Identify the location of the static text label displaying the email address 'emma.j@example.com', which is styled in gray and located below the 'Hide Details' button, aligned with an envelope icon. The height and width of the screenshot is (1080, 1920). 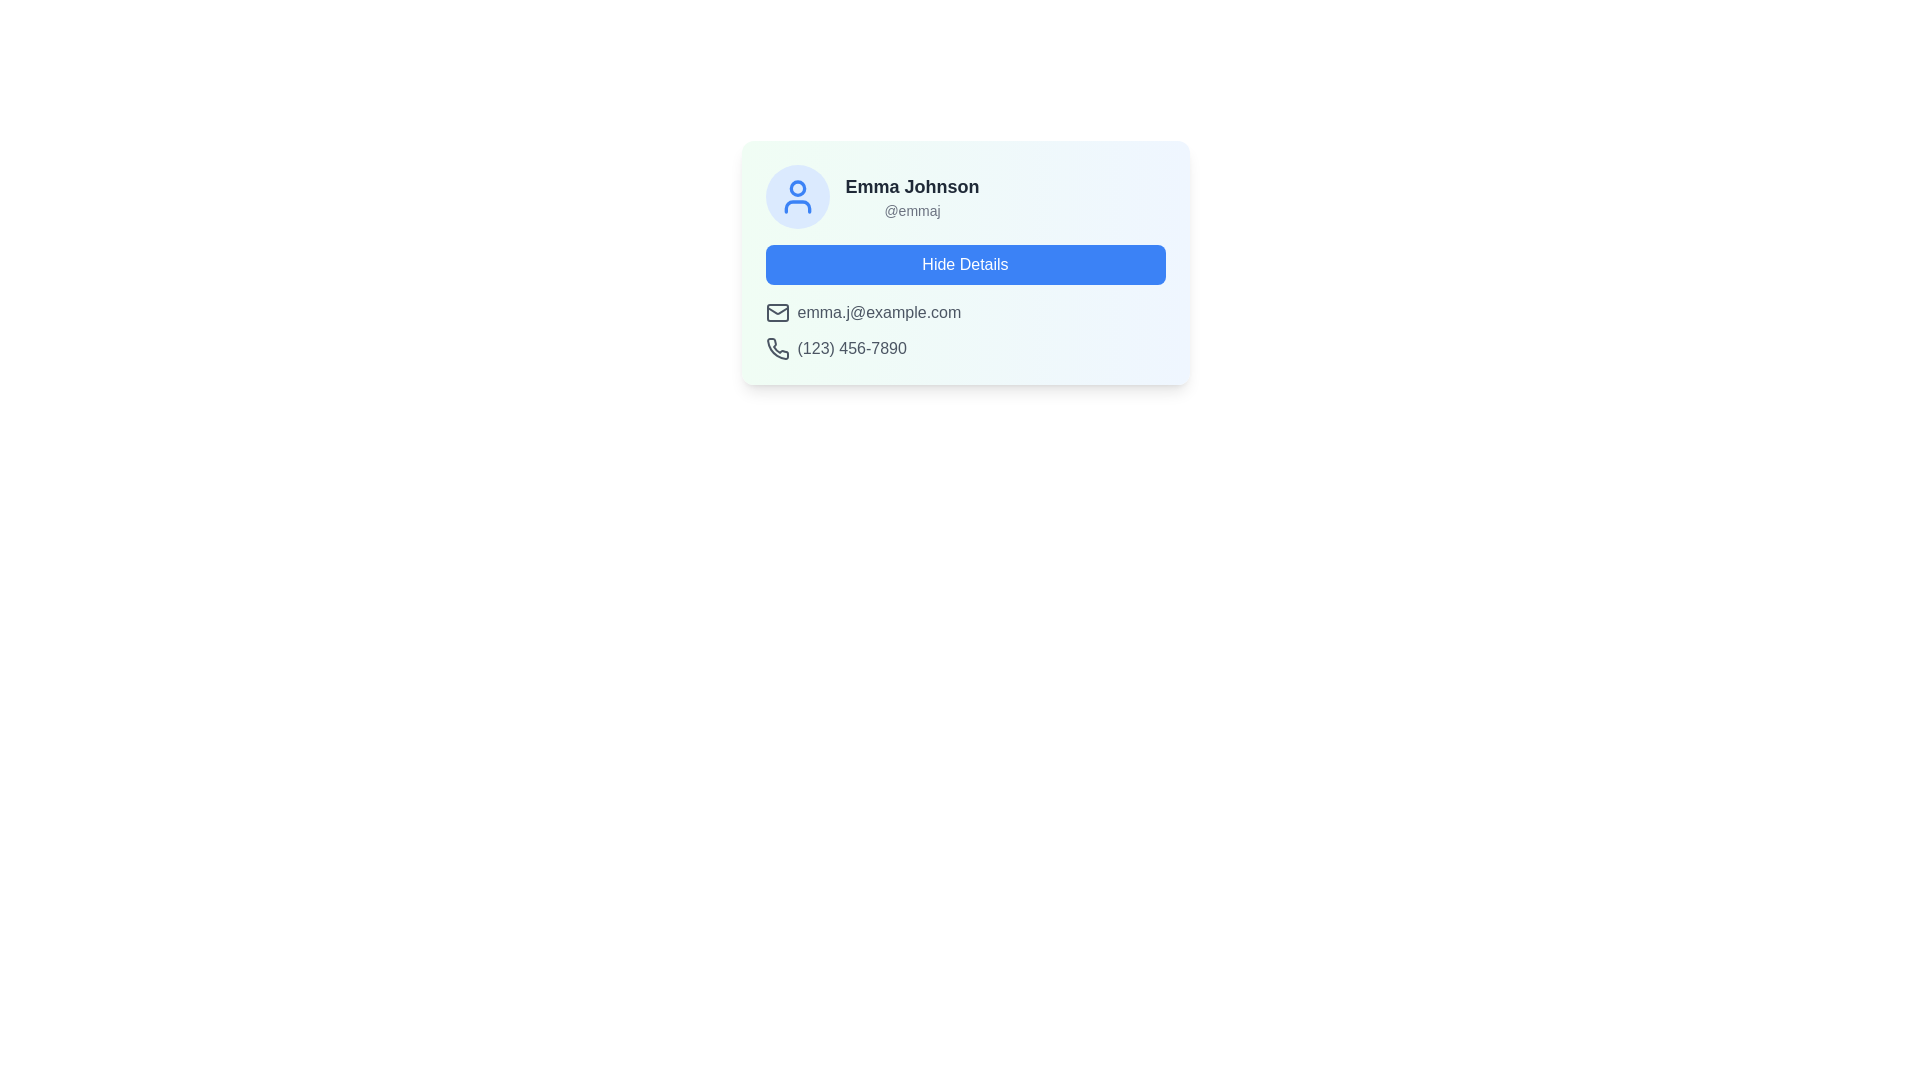
(879, 312).